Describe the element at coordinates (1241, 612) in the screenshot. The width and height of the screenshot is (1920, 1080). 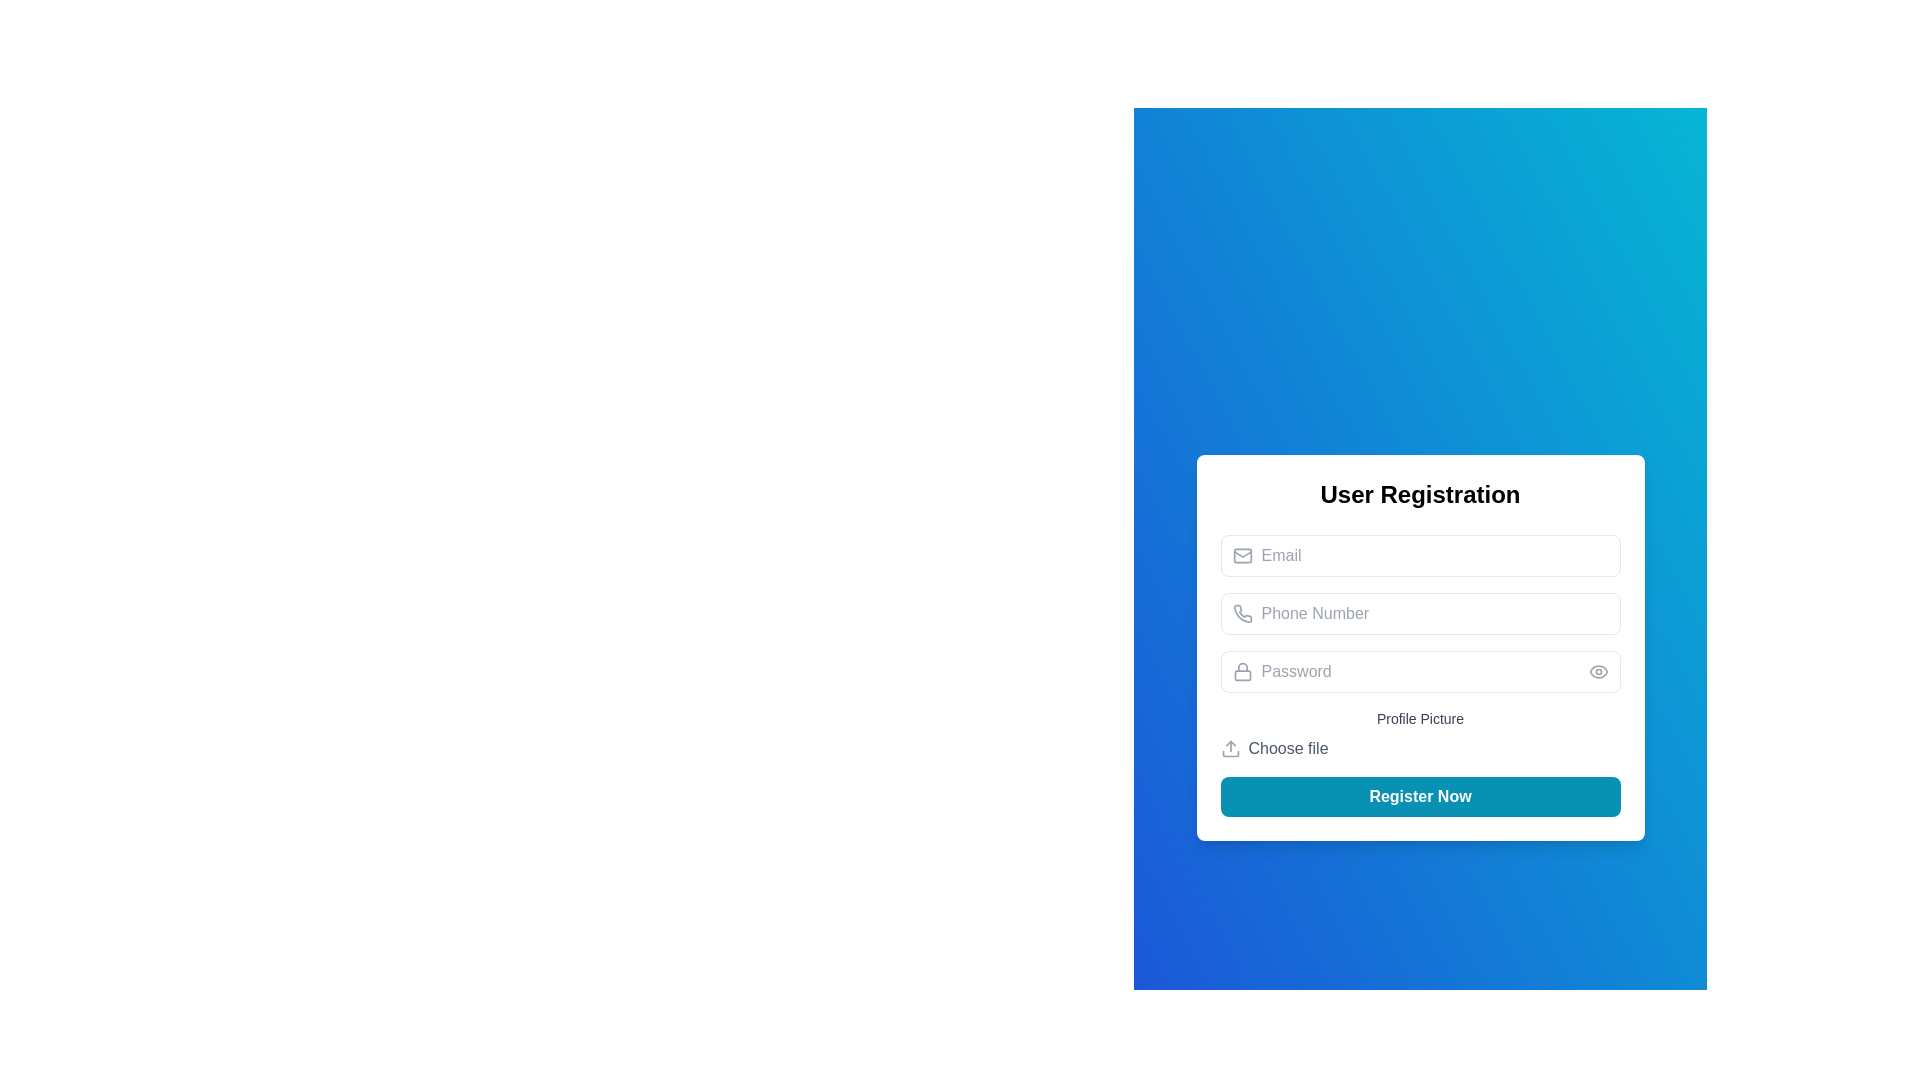
I see `the phone icon located to the left of the 'Phone Number' input field in the user registration form, which is depicted as a modern stroke graphic of a phone receiver` at that location.